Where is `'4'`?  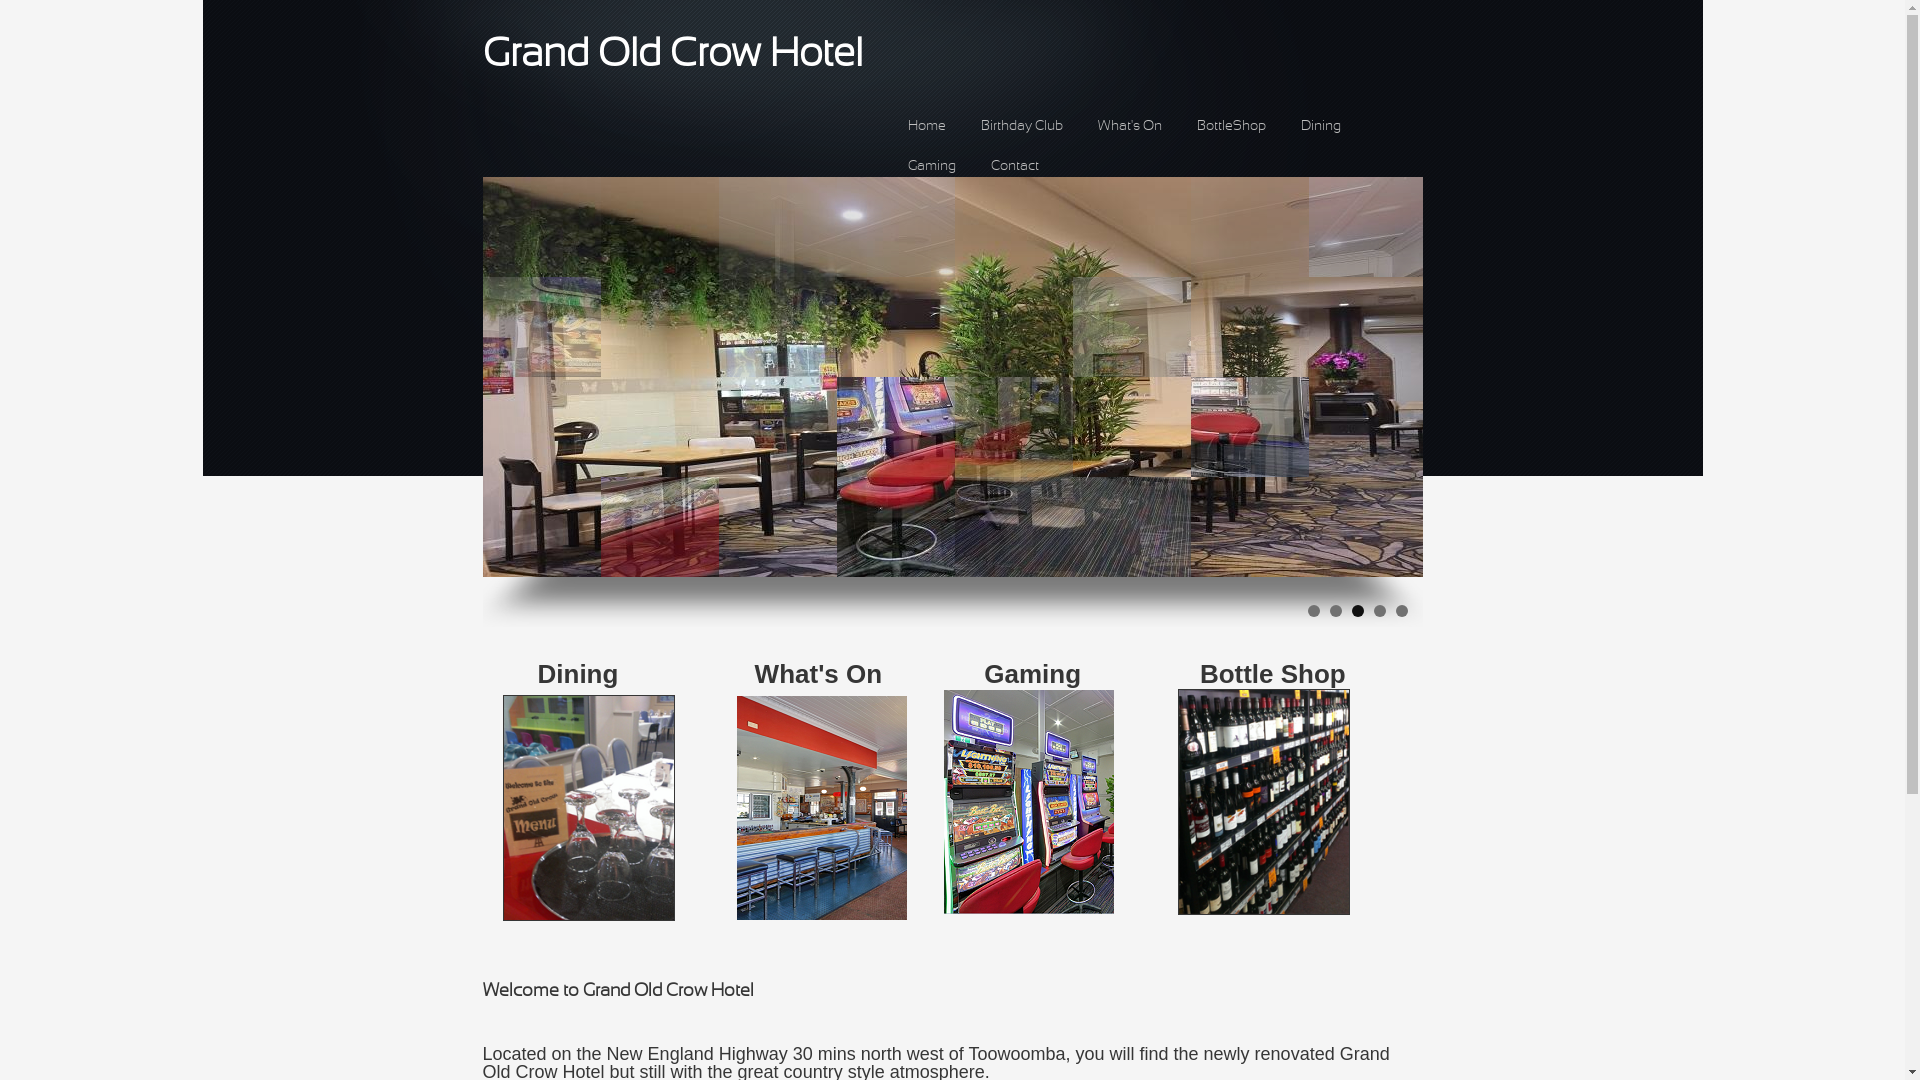 '4' is located at coordinates (1372, 609).